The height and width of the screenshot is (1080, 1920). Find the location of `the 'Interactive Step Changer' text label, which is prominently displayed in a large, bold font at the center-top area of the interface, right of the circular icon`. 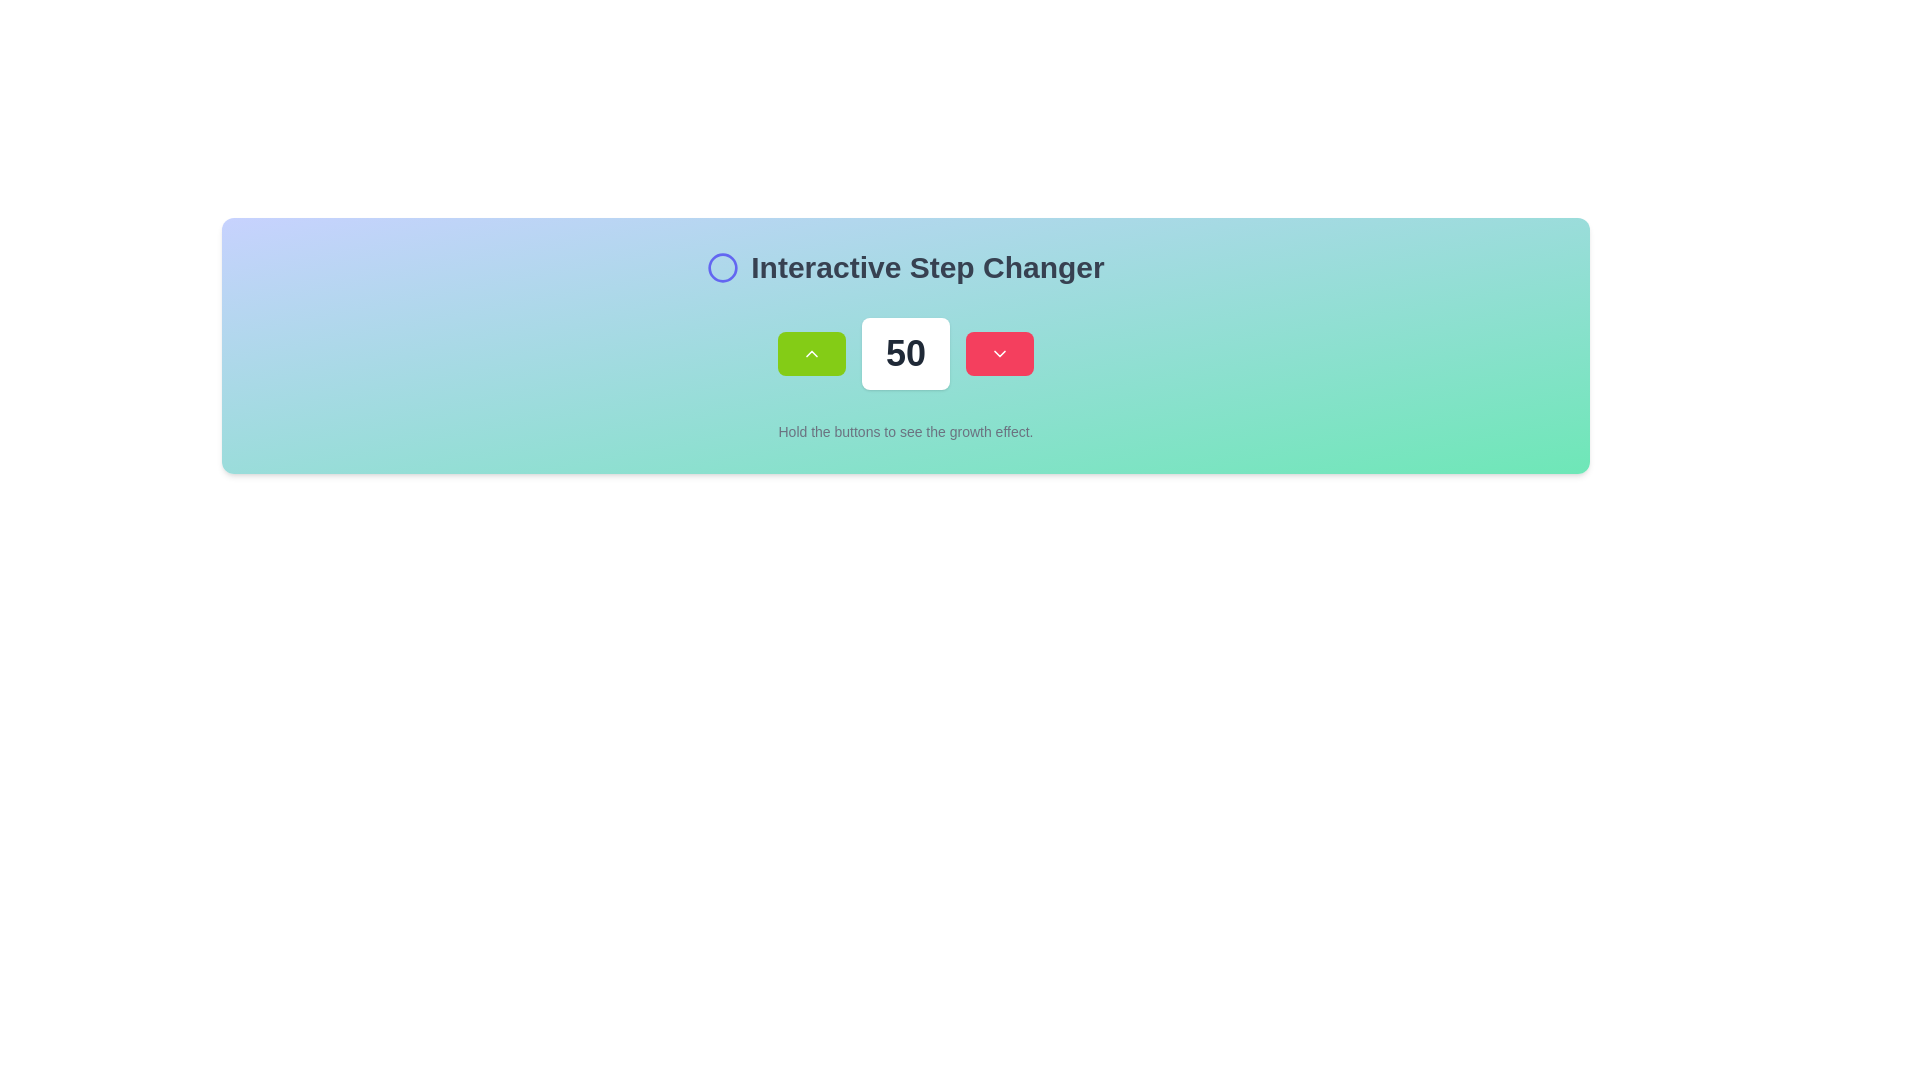

the 'Interactive Step Changer' text label, which is prominently displayed in a large, bold font at the center-top area of the interface, right of the circular icon is located at coordinates (926, 266).